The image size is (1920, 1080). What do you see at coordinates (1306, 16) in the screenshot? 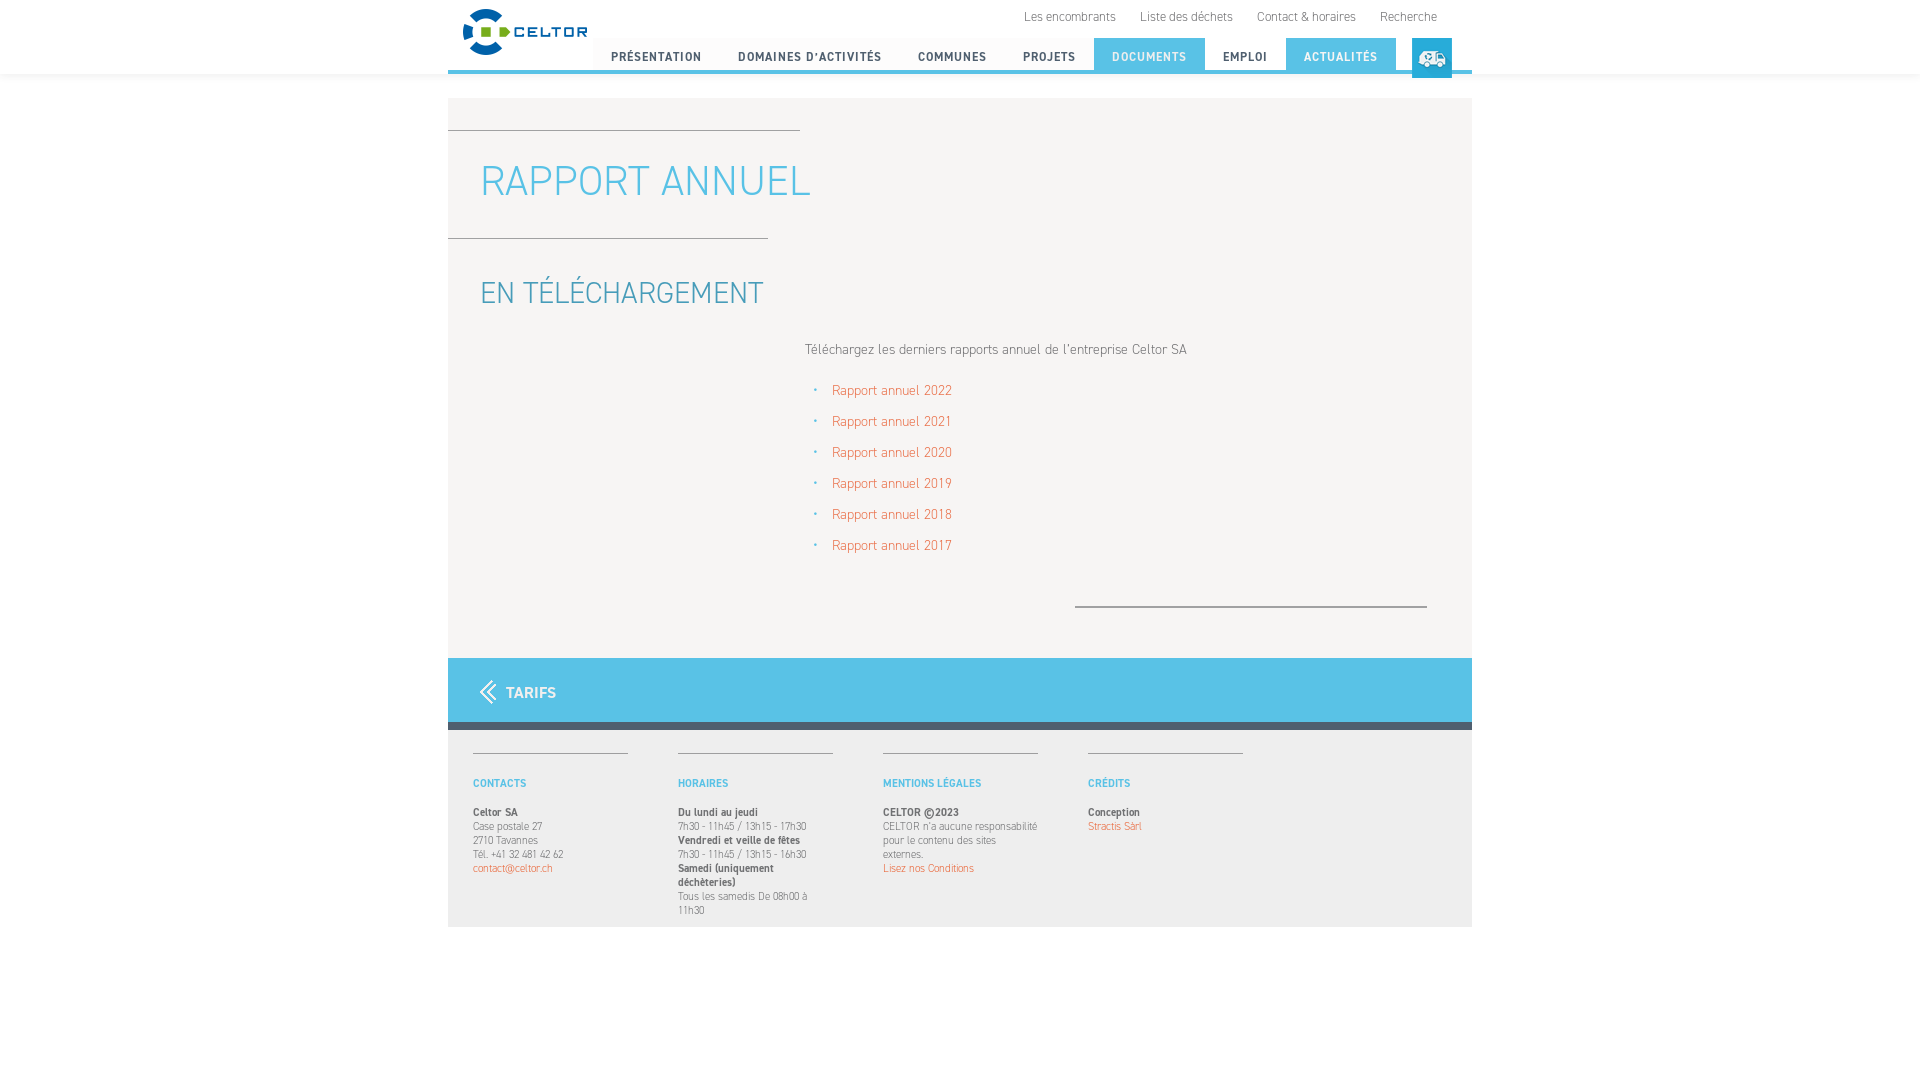
I see `'Contact & horaires'` at bounding box center [1306, 16].